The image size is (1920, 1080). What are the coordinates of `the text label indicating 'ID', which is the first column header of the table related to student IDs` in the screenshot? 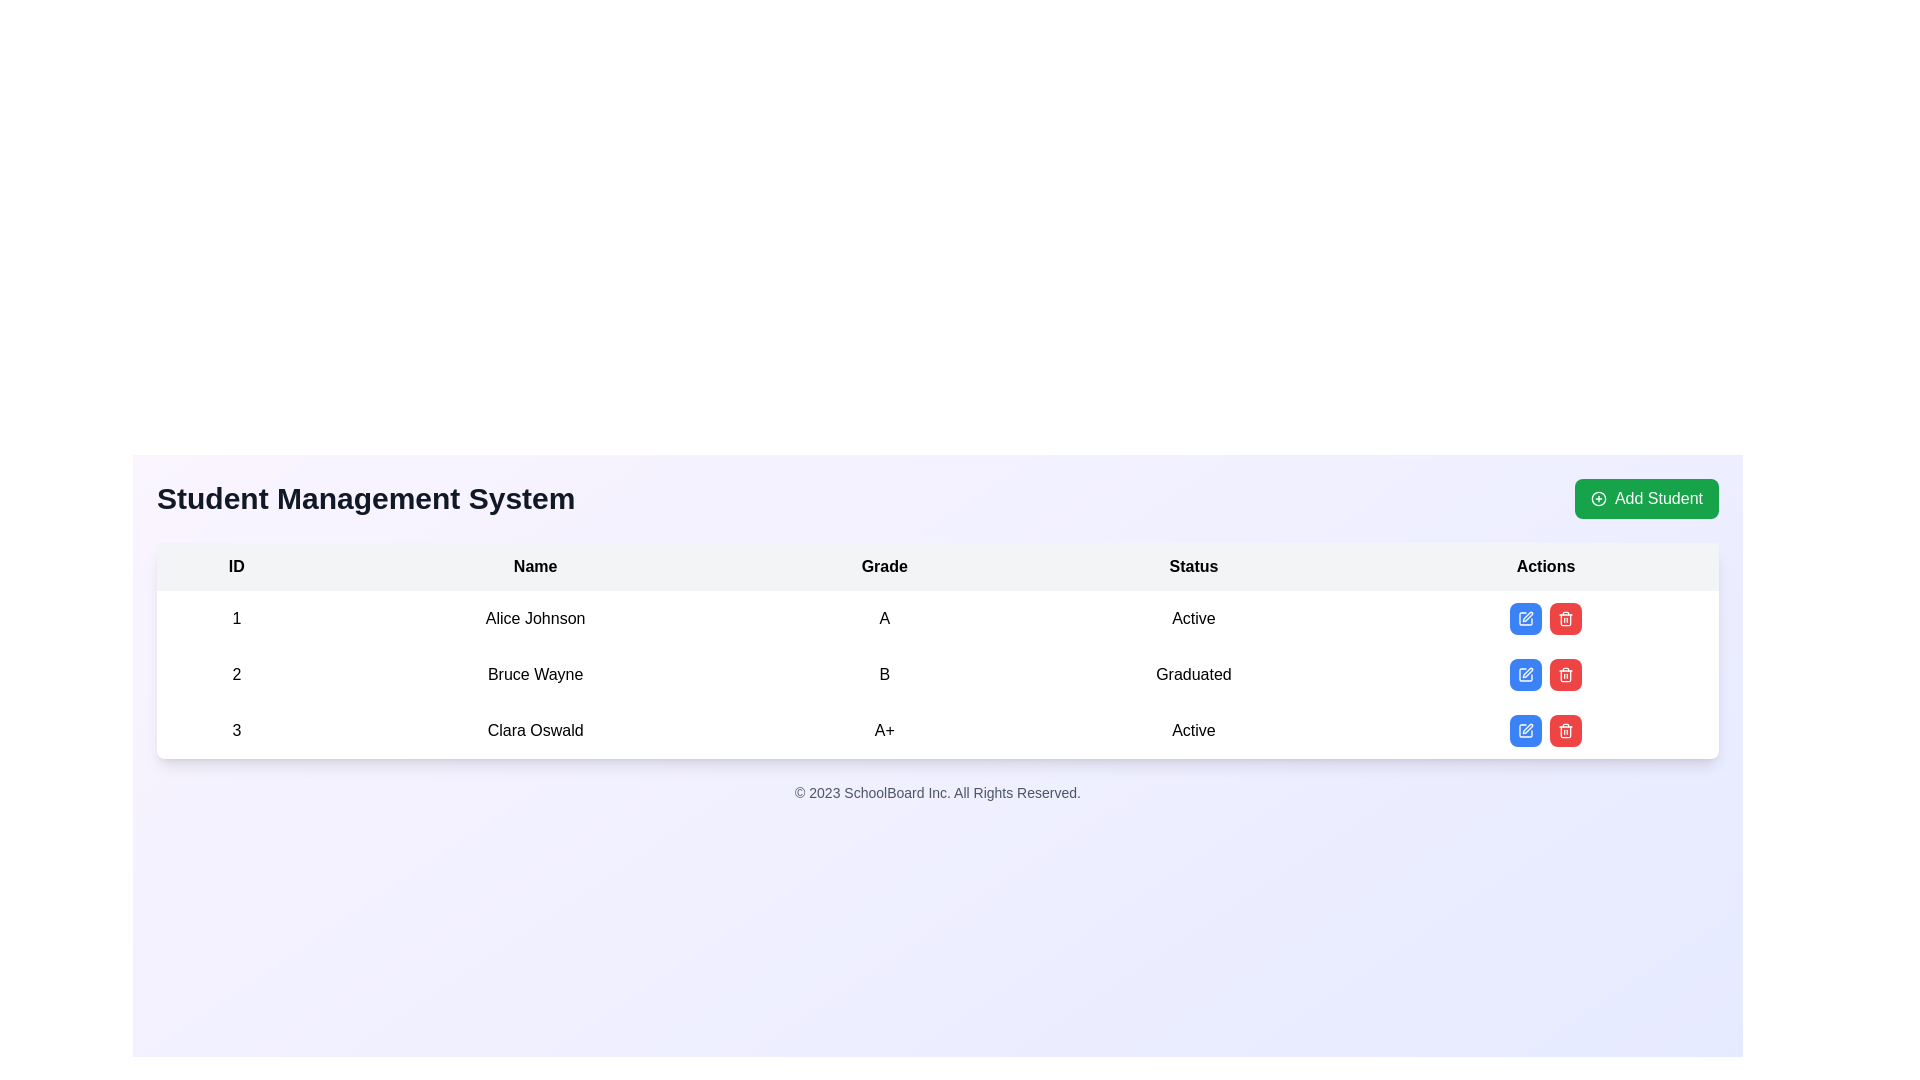 It's located at (236, 567).